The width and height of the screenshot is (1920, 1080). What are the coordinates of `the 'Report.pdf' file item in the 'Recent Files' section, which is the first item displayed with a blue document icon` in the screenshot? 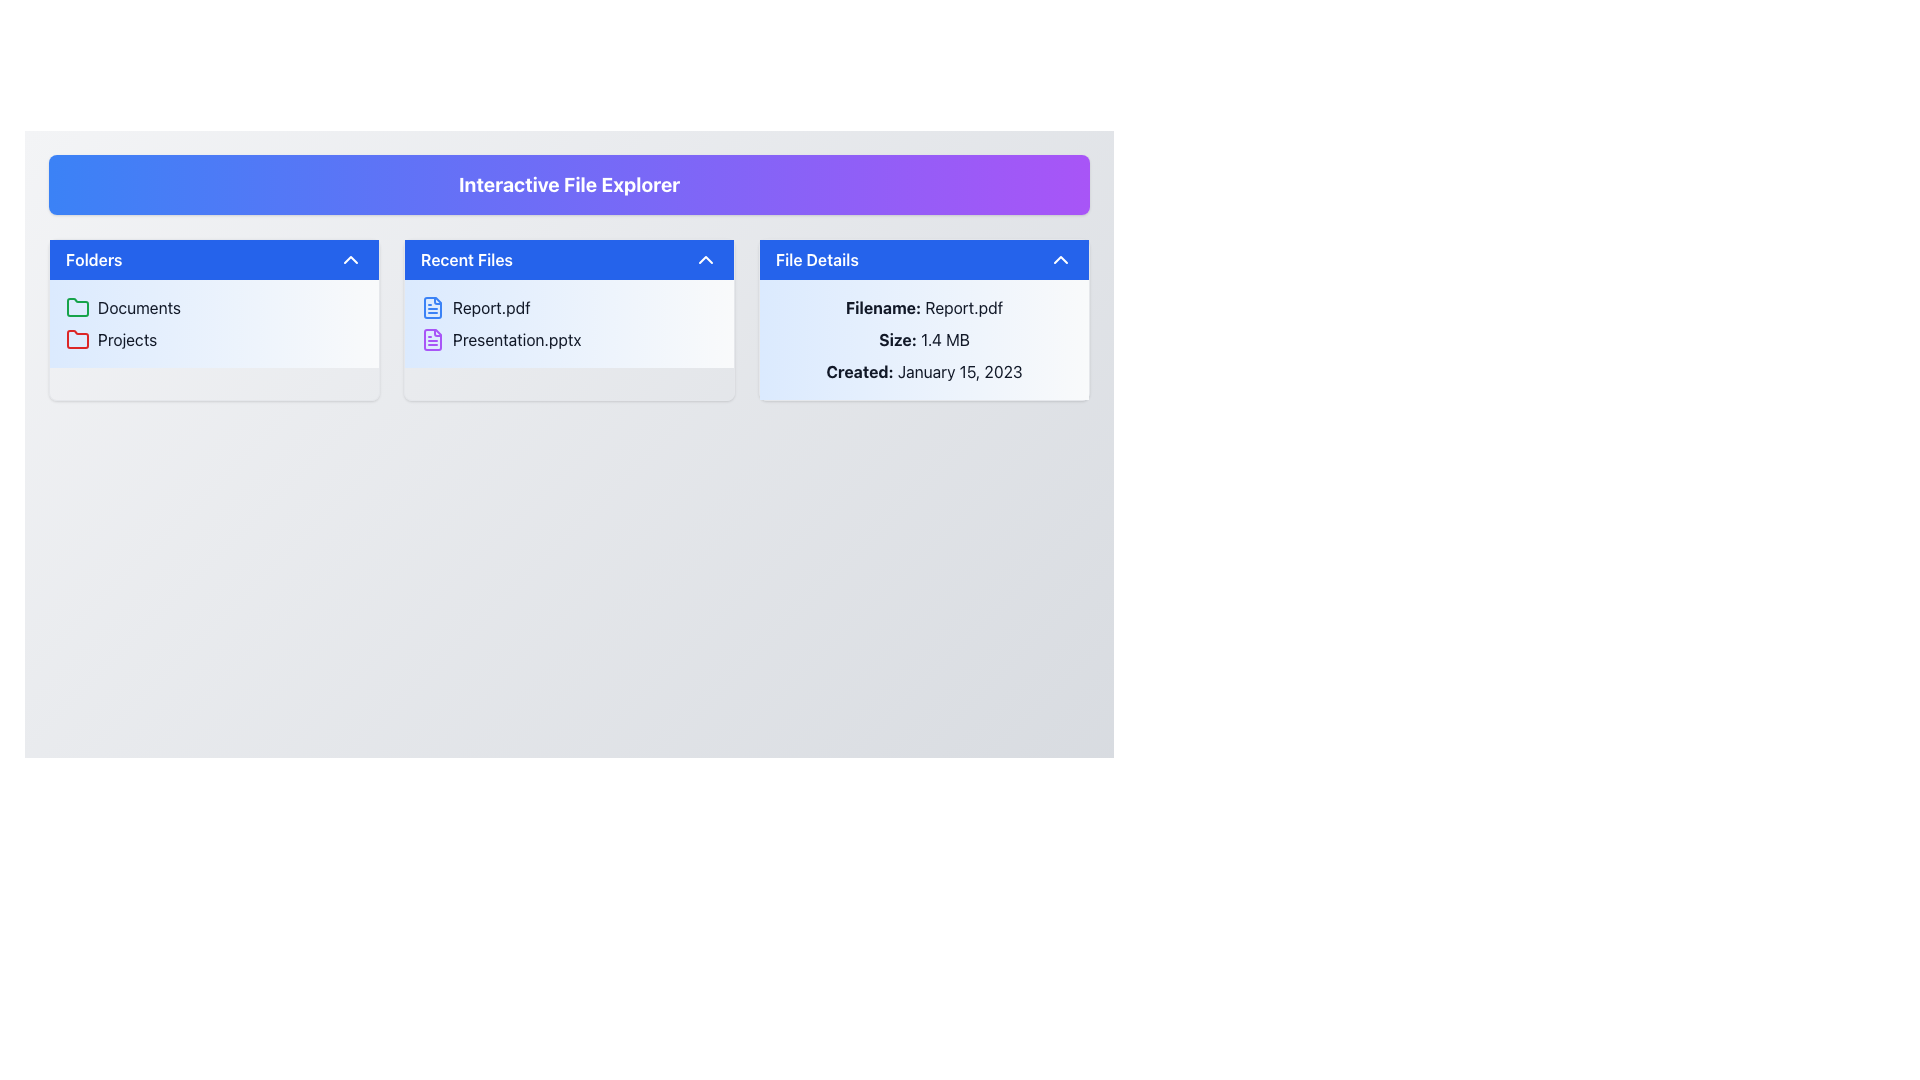 It's located at (568, 308).